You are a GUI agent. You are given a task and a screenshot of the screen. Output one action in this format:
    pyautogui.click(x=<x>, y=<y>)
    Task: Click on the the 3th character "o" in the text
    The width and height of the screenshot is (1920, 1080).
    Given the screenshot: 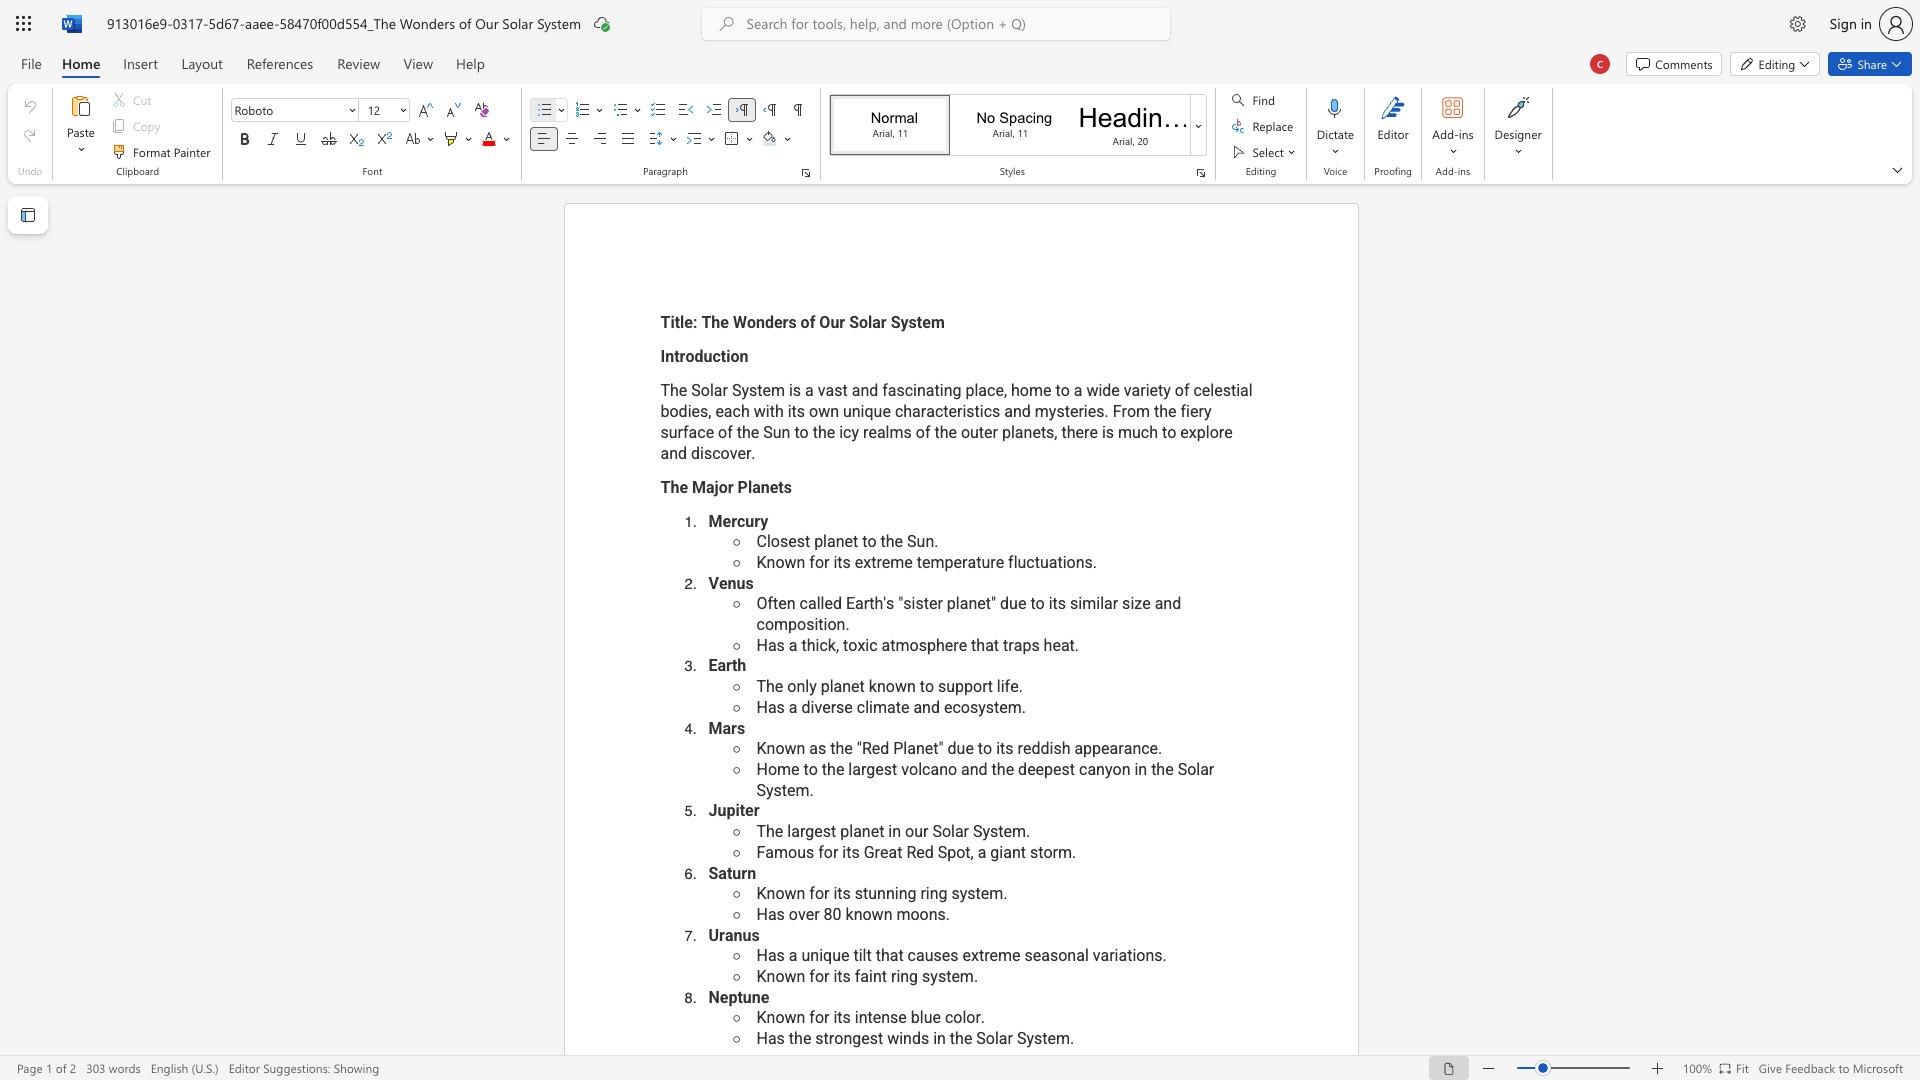 What is the action you would take?
    pyautogui.click(x=956, y=1017)
    